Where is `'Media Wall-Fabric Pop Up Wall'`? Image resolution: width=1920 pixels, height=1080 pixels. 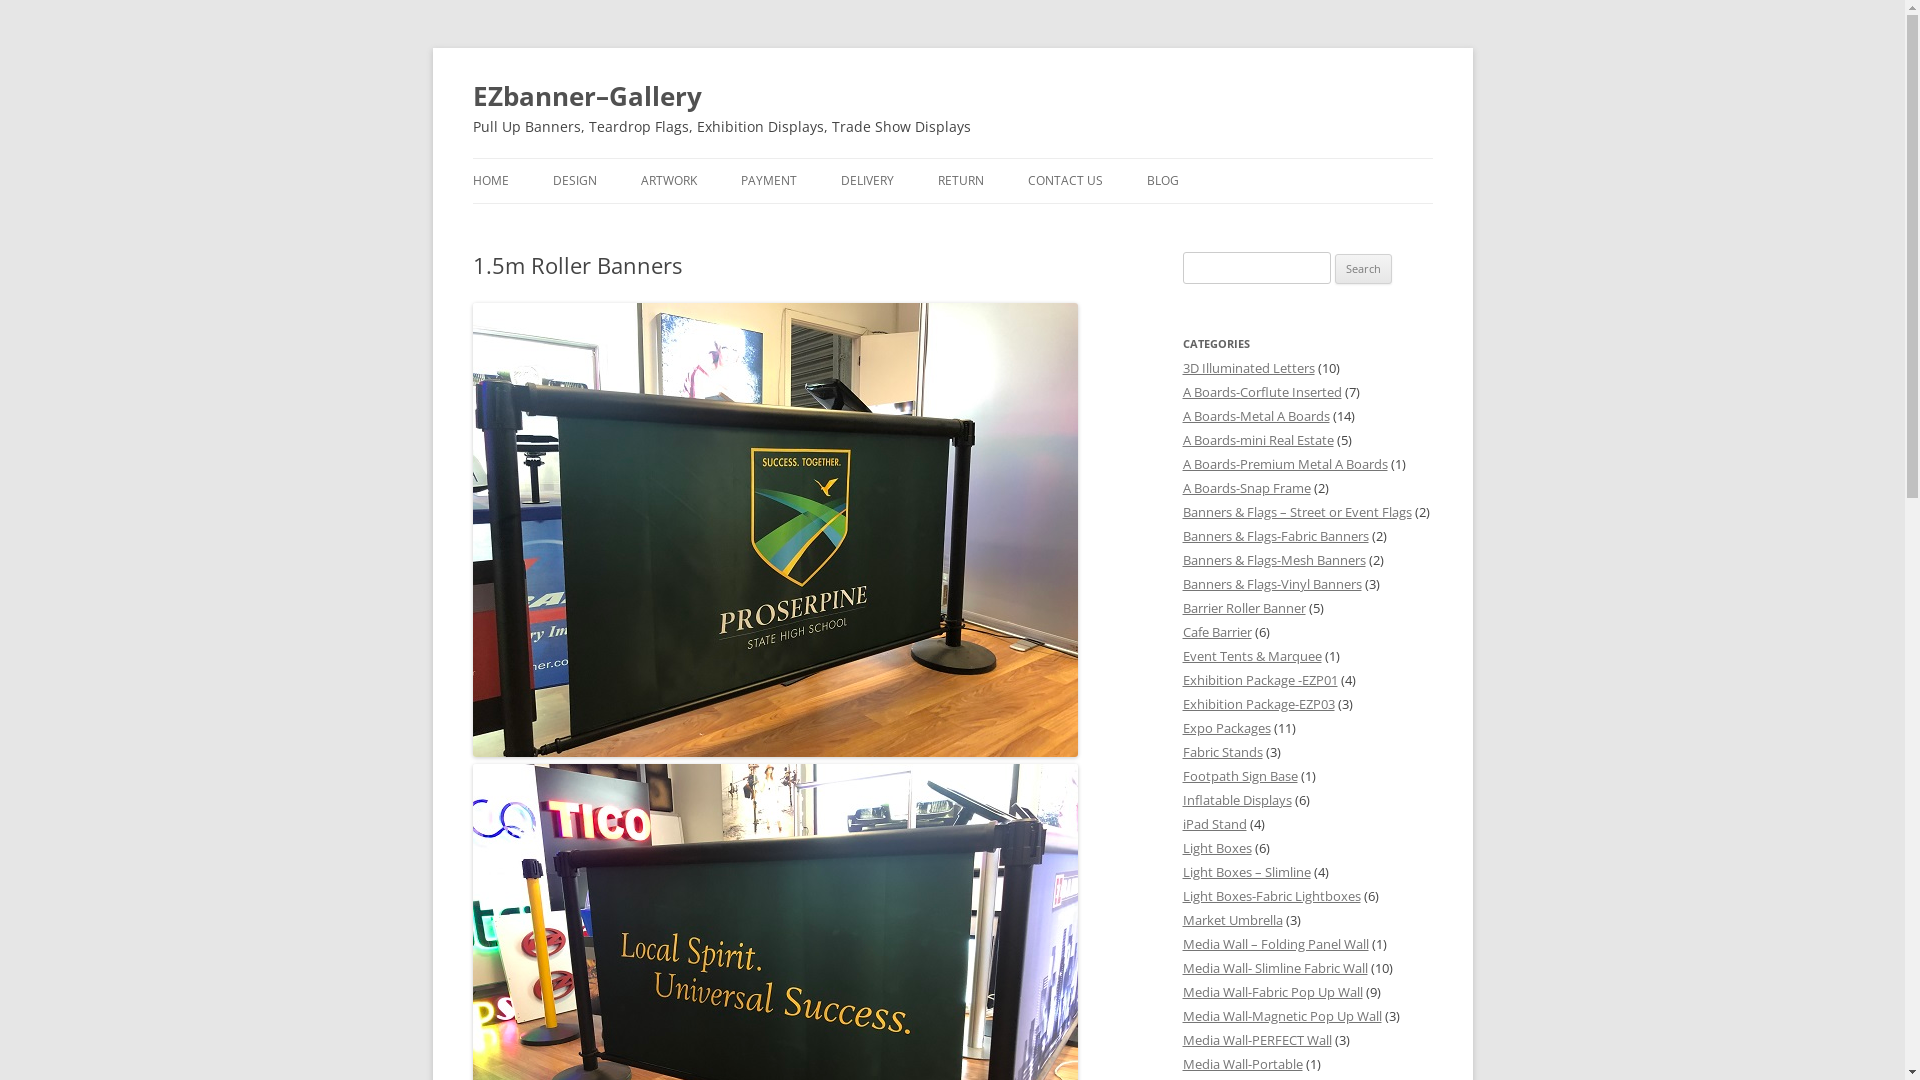
'Media Wall-Fabric Pop Up Wall' is located at coordinates (1181, 991).